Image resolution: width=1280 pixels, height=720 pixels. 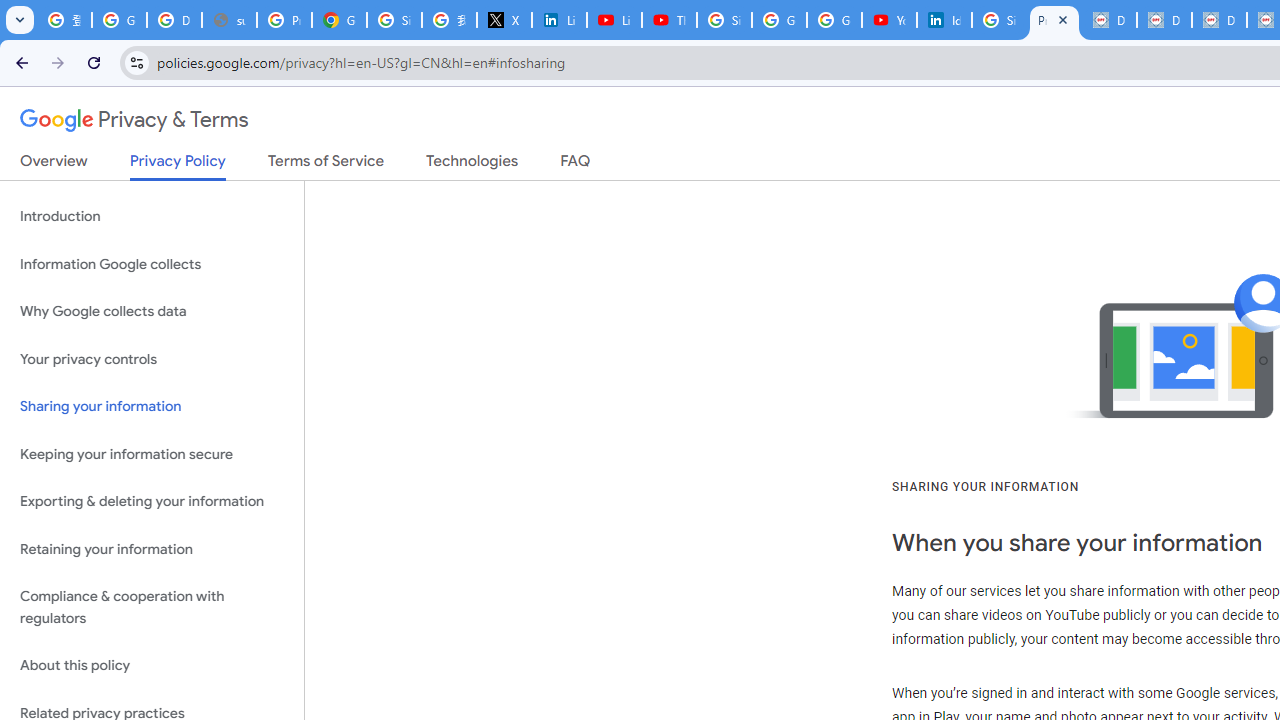 What do you see at coordinates (1108, 20) in the screenshot?
I see `'Data Privacy Framework'` at bounding box center [1108, 20].